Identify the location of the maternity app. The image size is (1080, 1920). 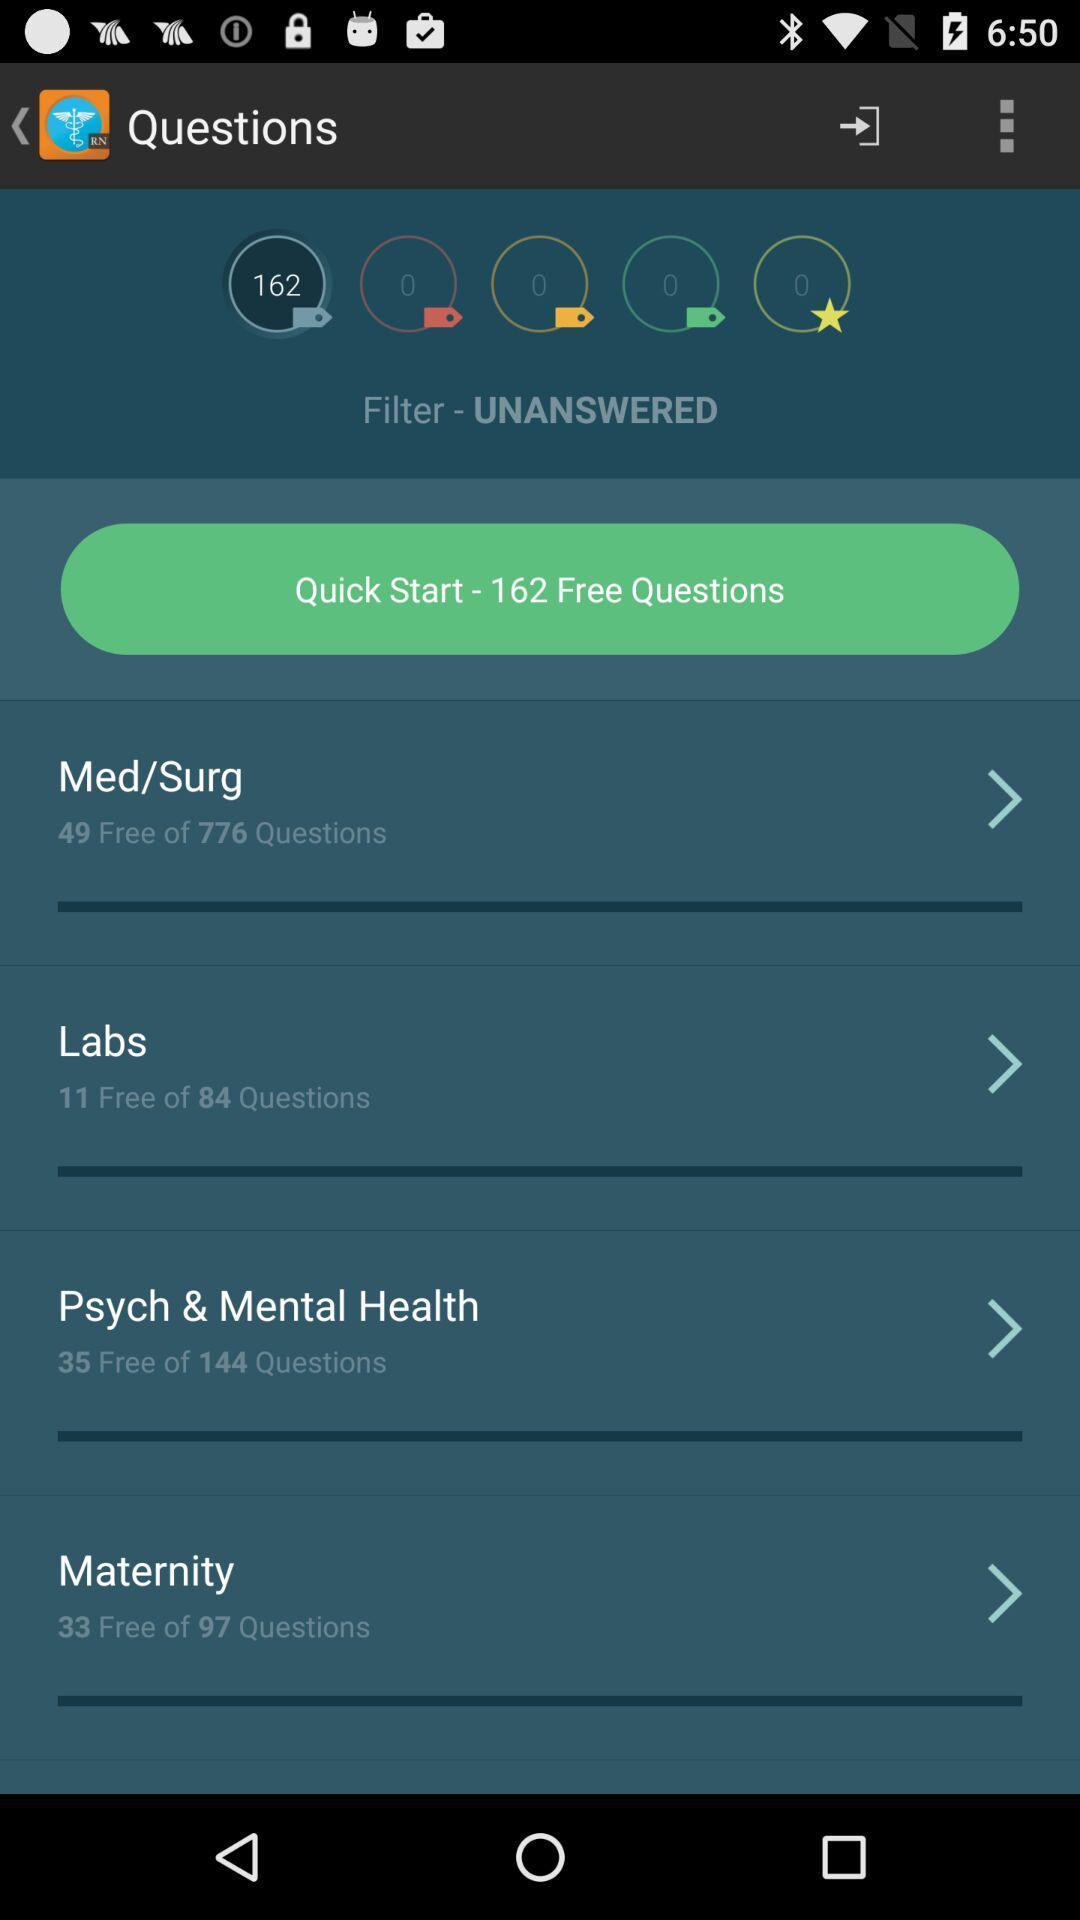
(145, 1568).